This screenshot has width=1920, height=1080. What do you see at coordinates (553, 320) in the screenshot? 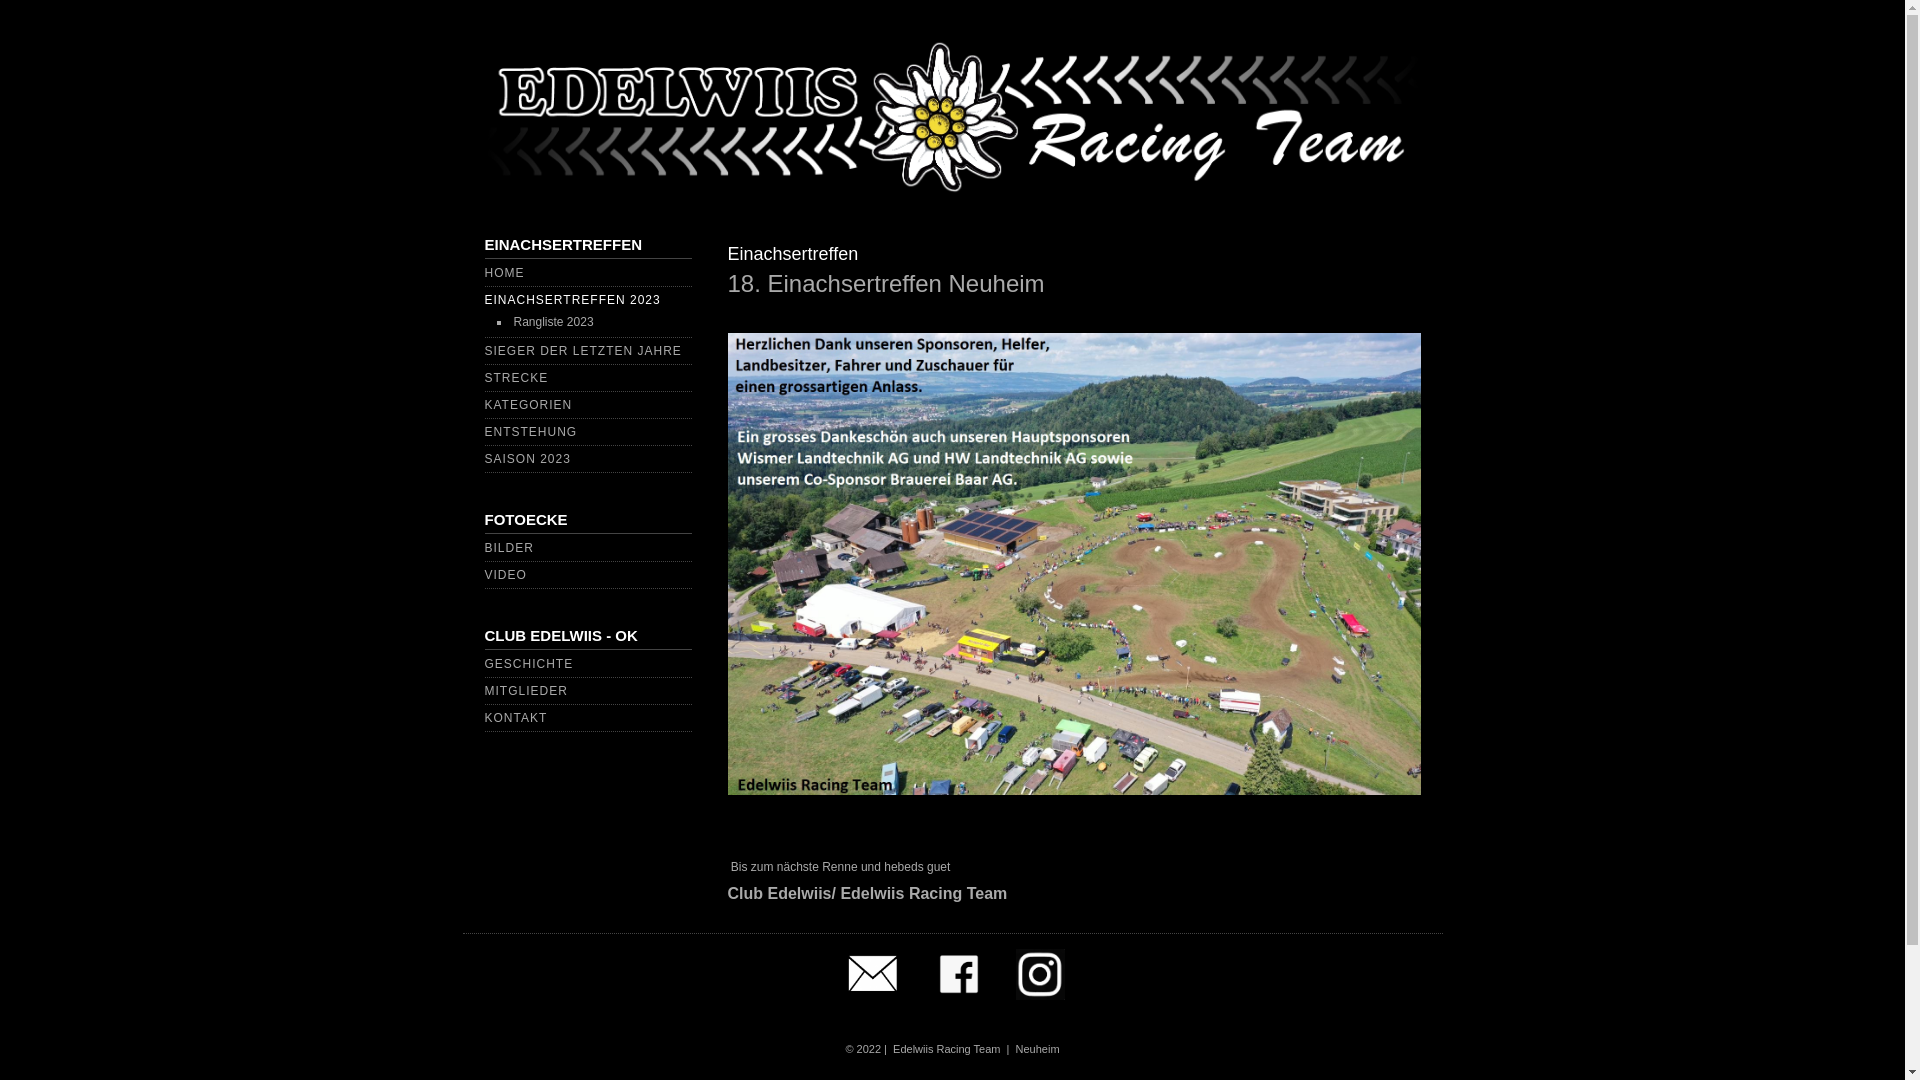
I see `'Rangliste 2023'` at bounding box center [553, 320].